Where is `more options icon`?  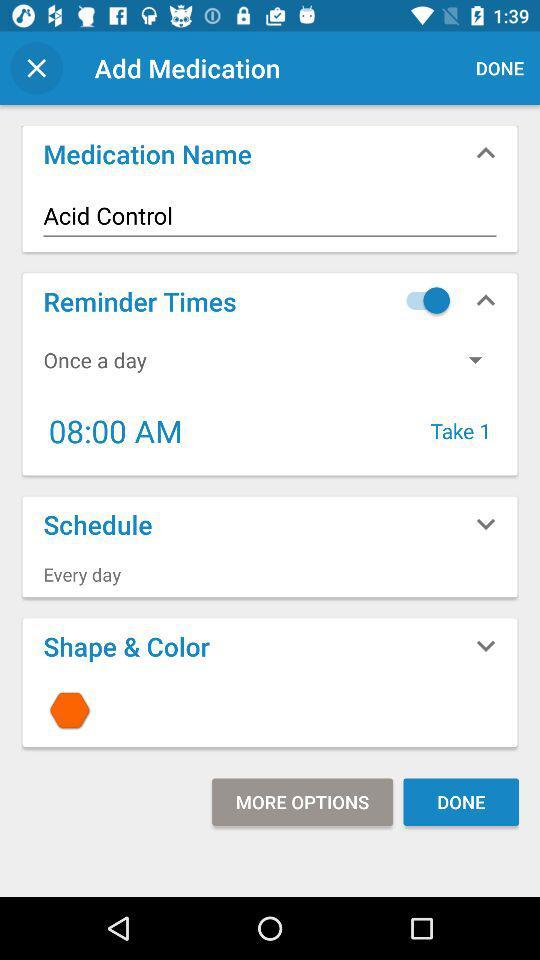
more options icon is located at coordinates (301, 802).